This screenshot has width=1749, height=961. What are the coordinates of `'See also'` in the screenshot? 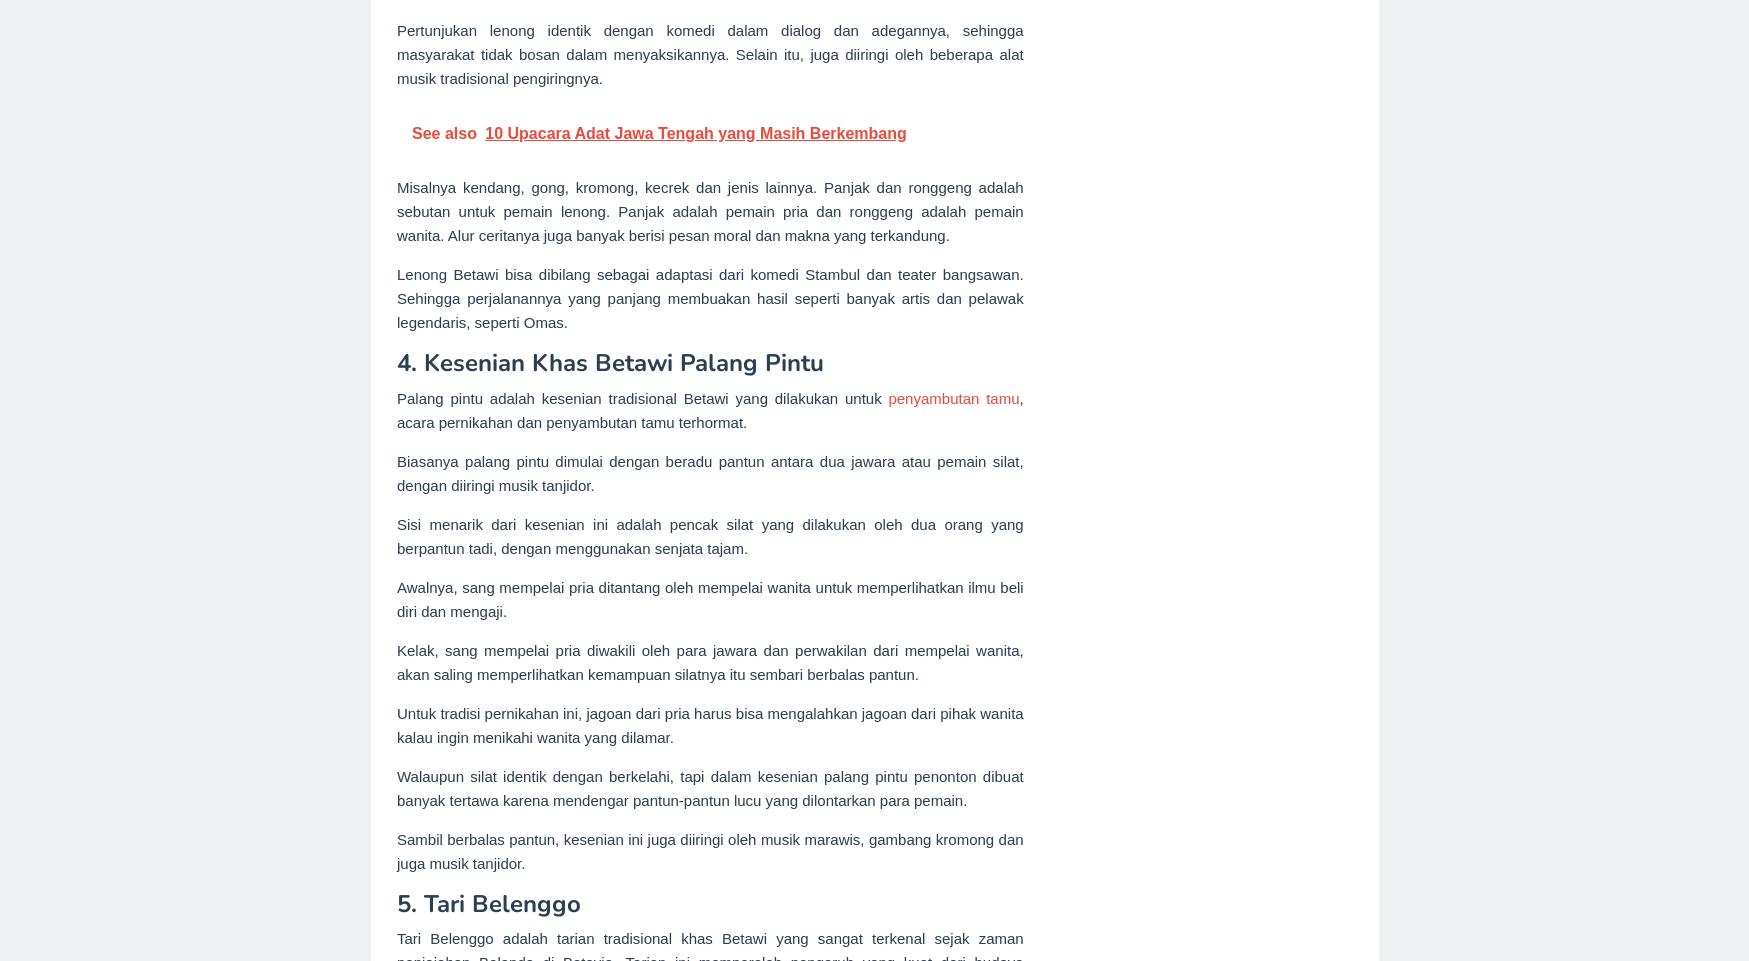 It's located at (443, 131).